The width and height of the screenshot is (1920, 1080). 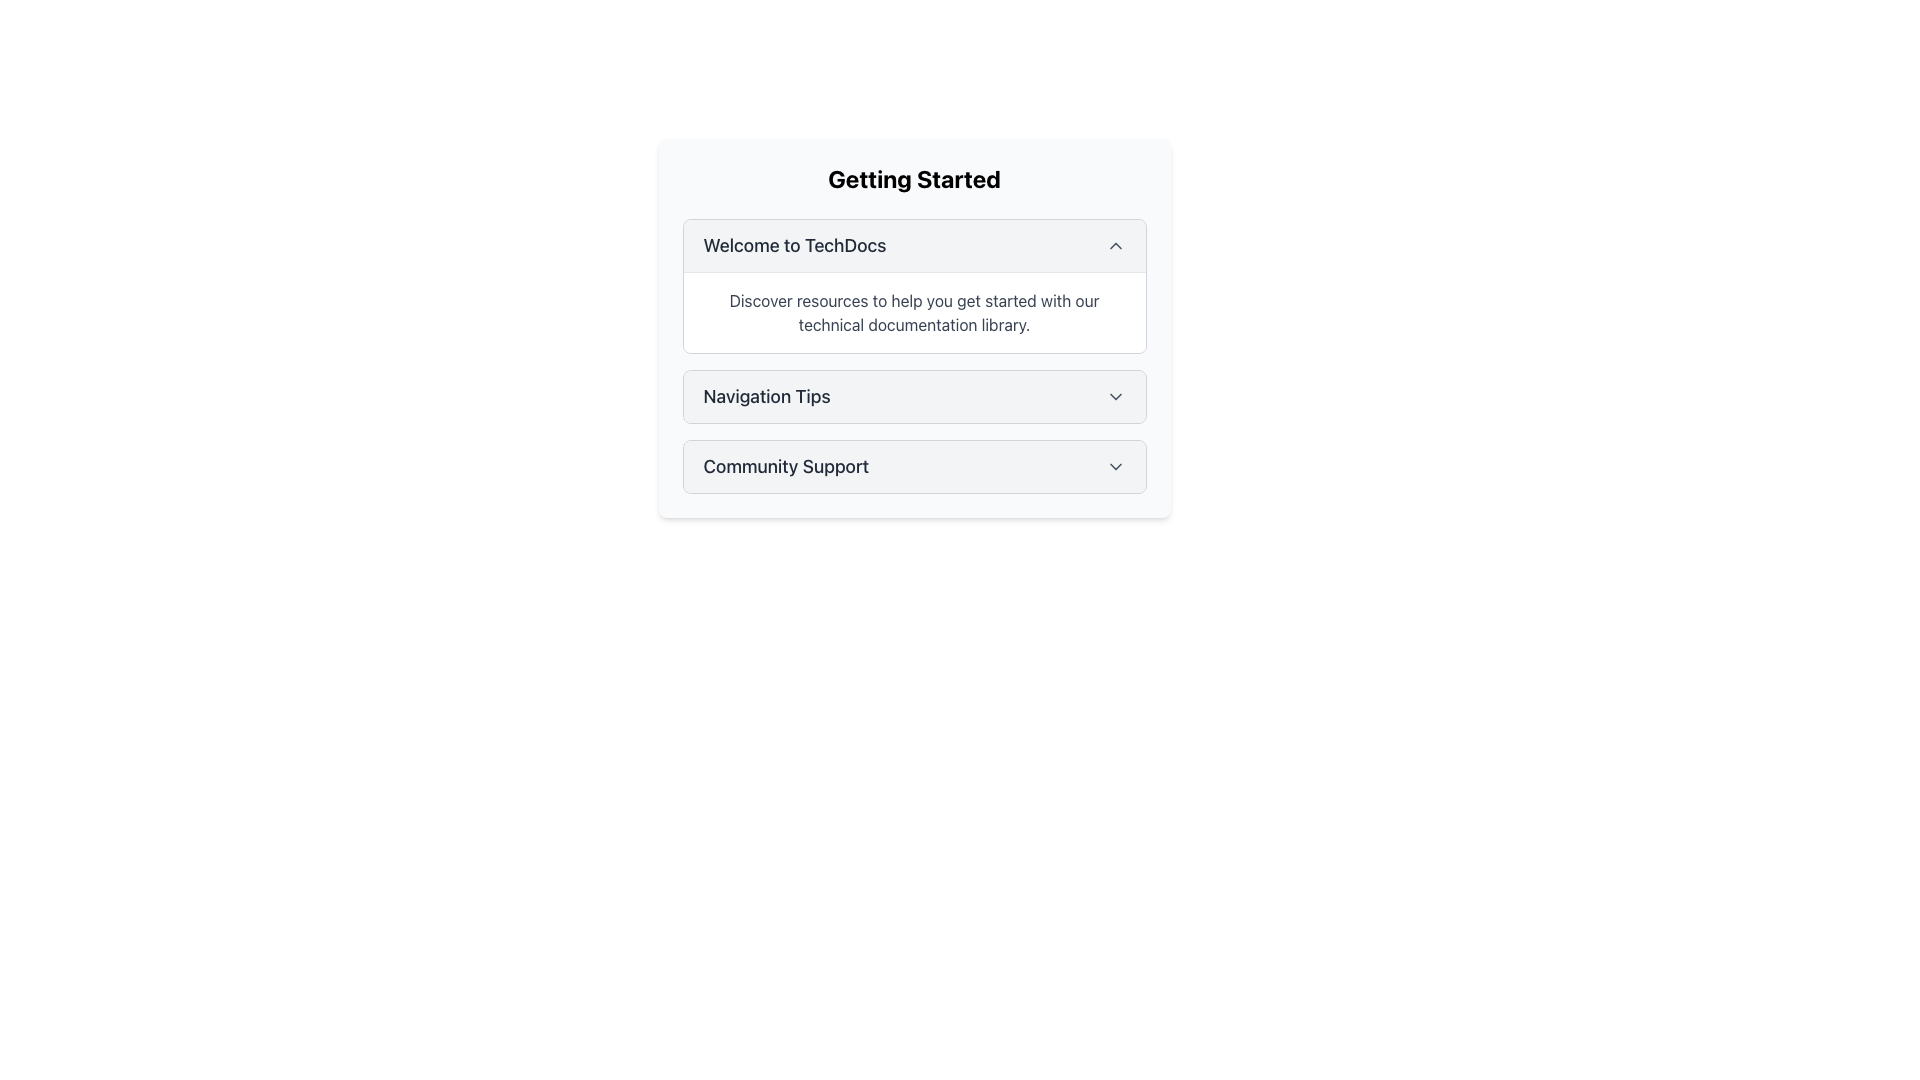 What do you see at coordinates (1114, 466) in the screenshot?
I see `the down-chevron icon located to the right of the 'Community Support' button` at bounding box center [1114, 466].